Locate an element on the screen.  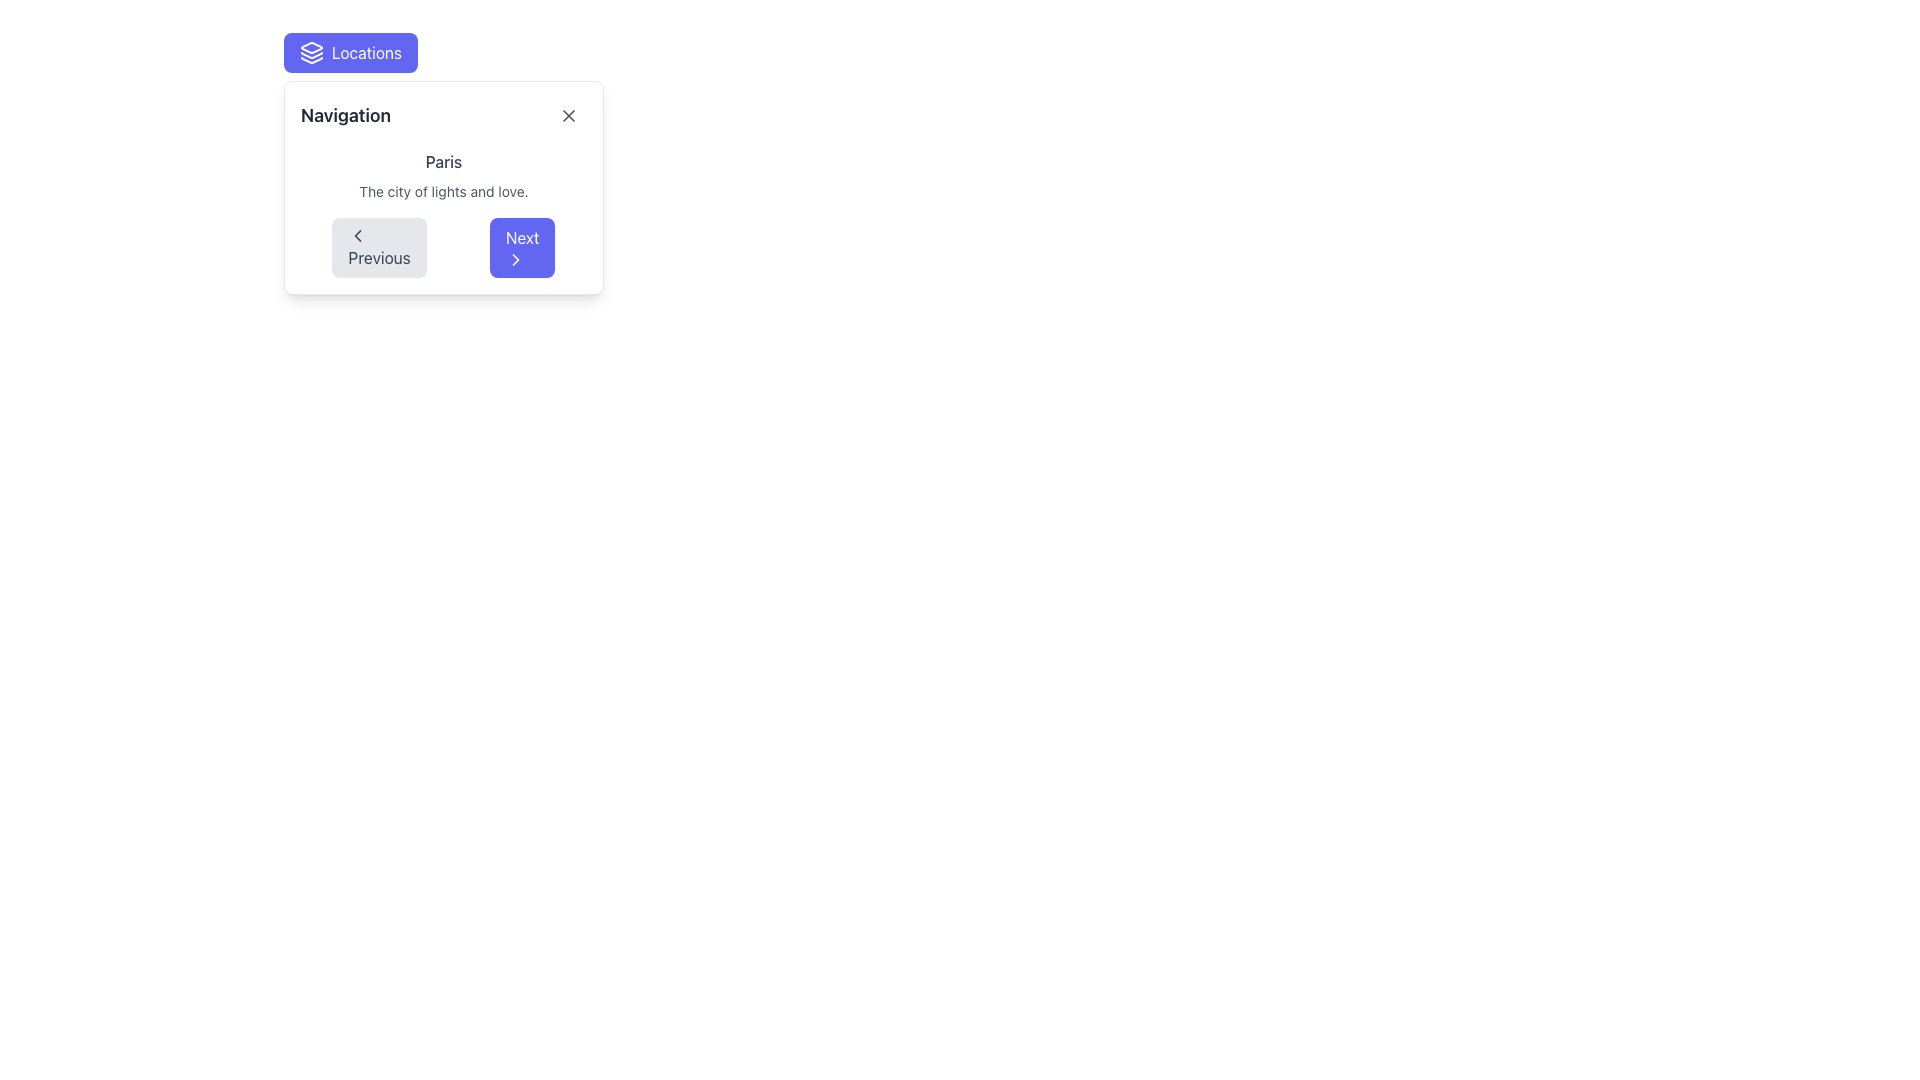
the small 'X' icon styled as a close button located in the top-right corner of the 'Navigation' card's header section is located at coordinates (567, 115).